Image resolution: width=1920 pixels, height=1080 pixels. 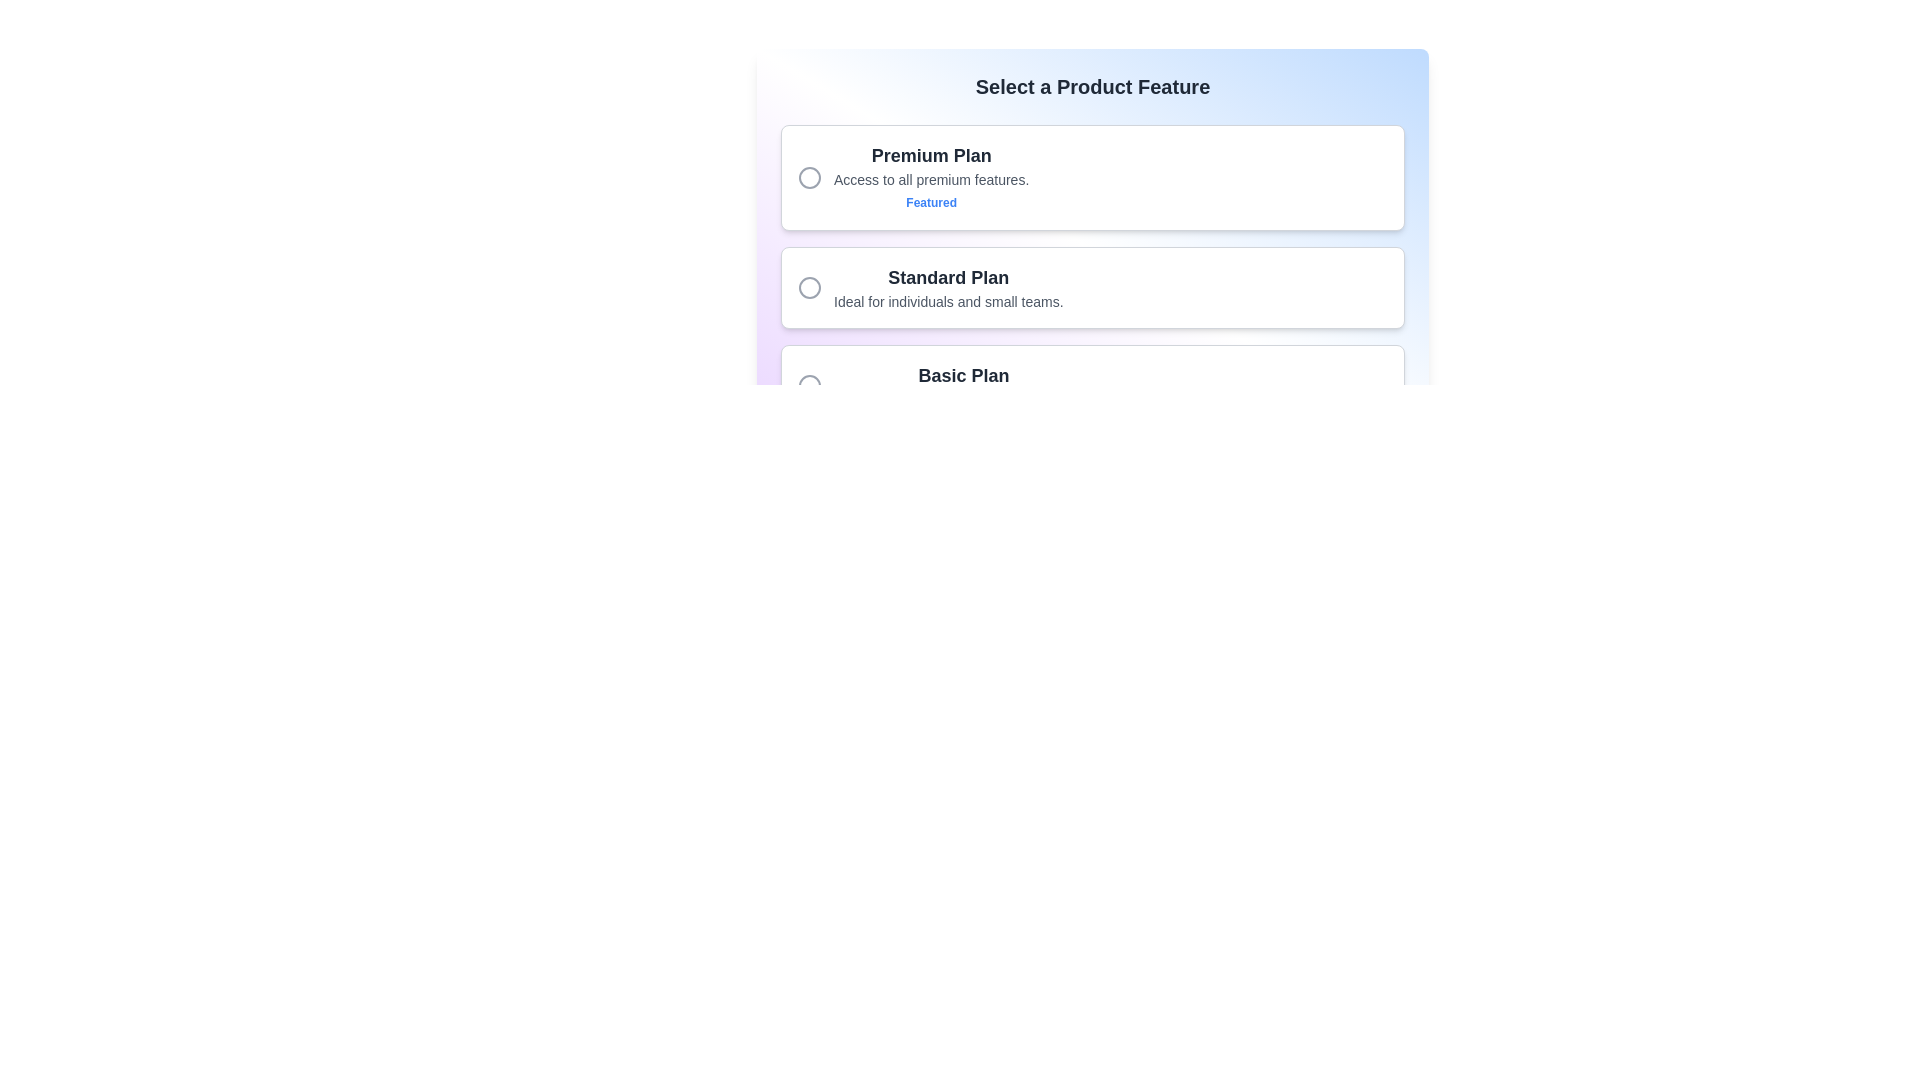 What do you see at coordinates (810, 288) in the screenshot?
I see `the decorative circle SVG element that indicates the 'Standard Plan' selection, located on the left side near the plan's label` at bounding box center [810, 288].